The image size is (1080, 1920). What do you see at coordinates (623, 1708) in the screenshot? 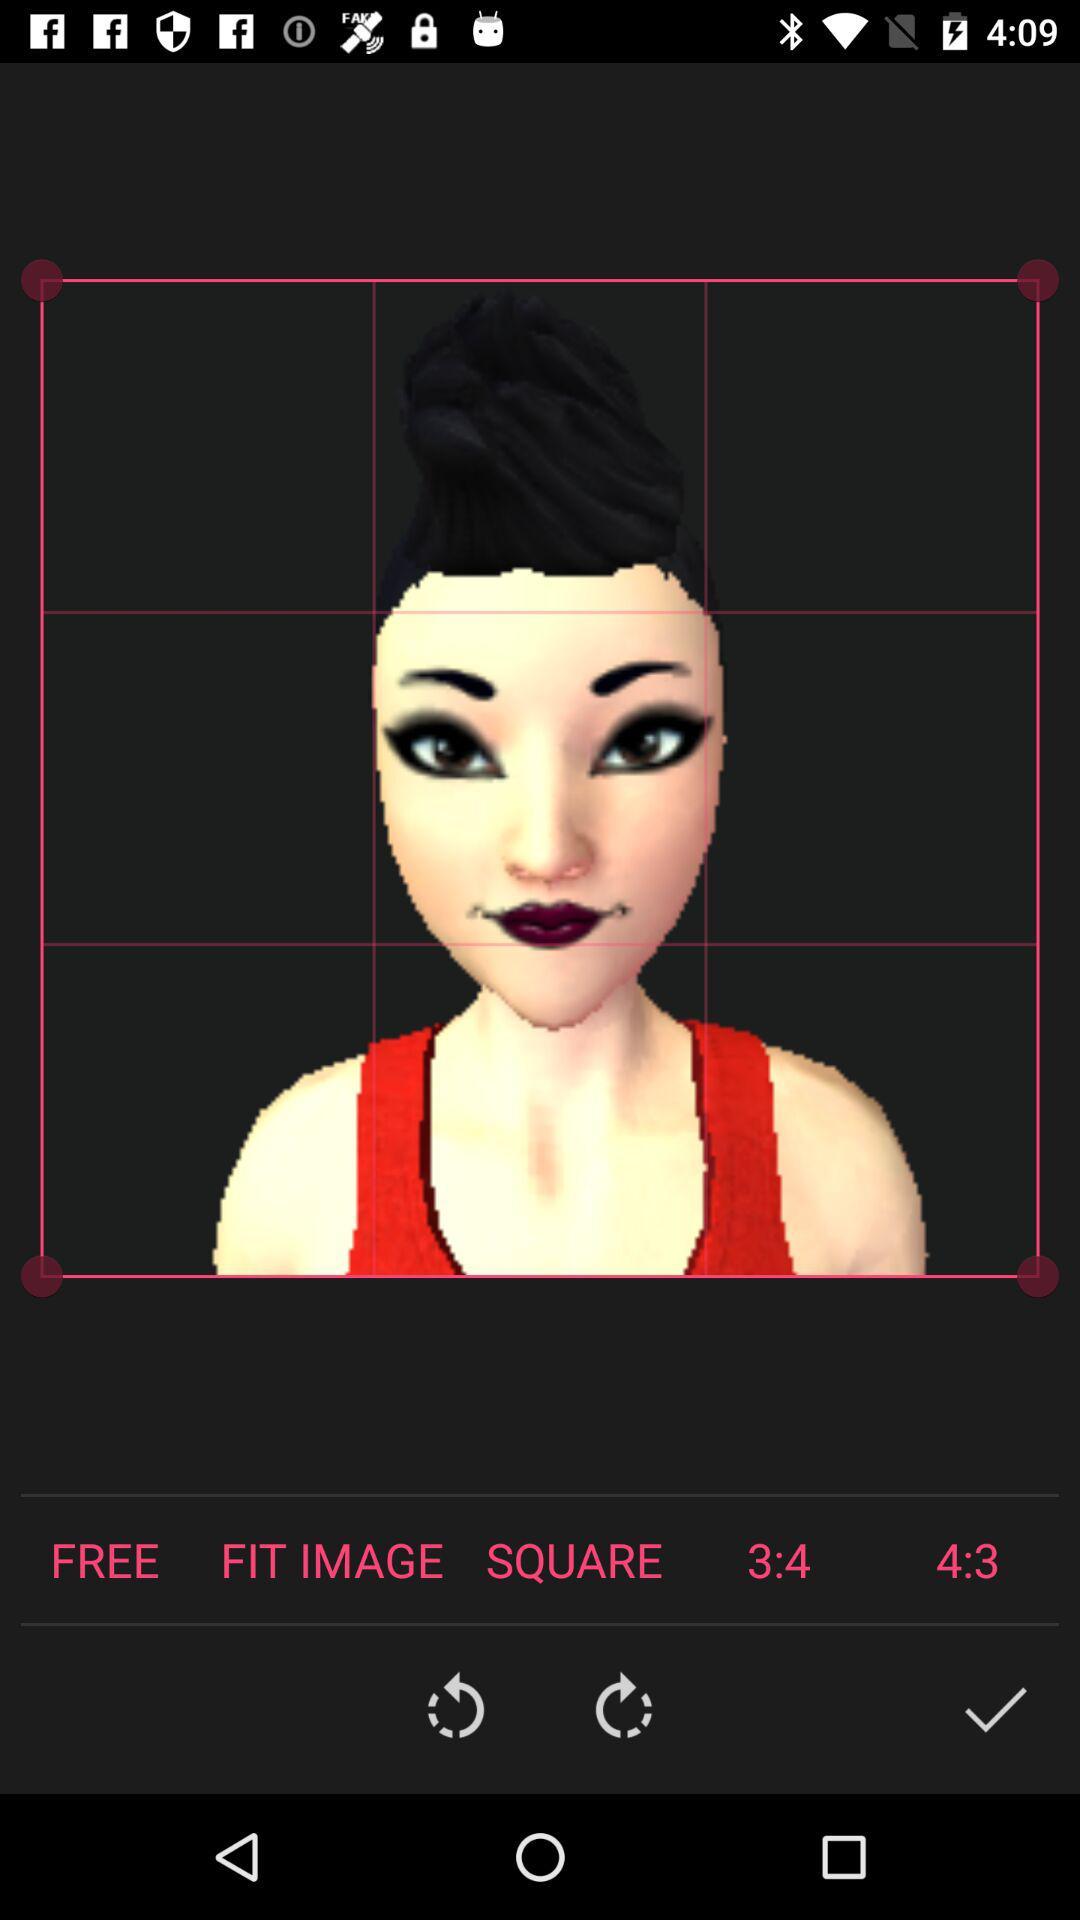
I see `the refresh icon` at bounding box center [623, 1708].